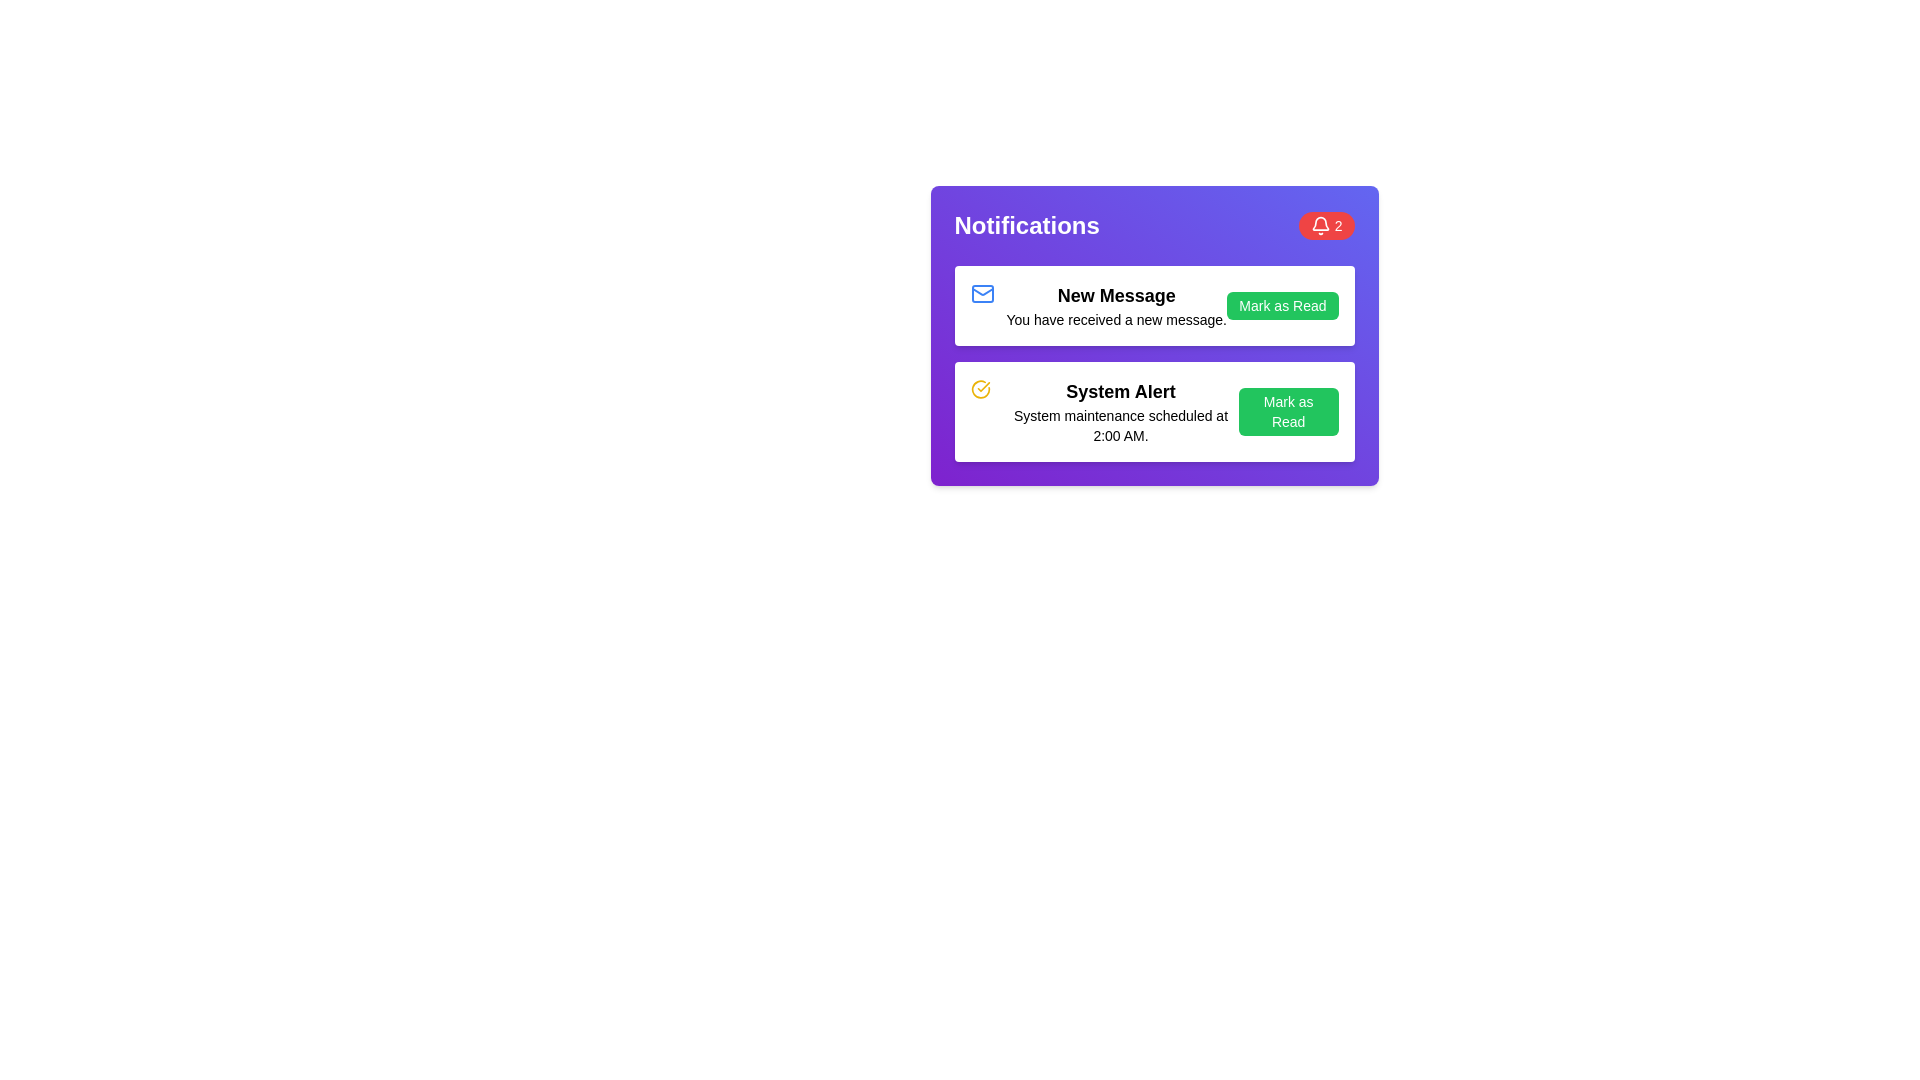  What do you see at coordinates (982, 293) in the screenshot?
I see `the rounded rectangle SVG shape that symbolizes the mail notification` at bounding box center [982, 293].